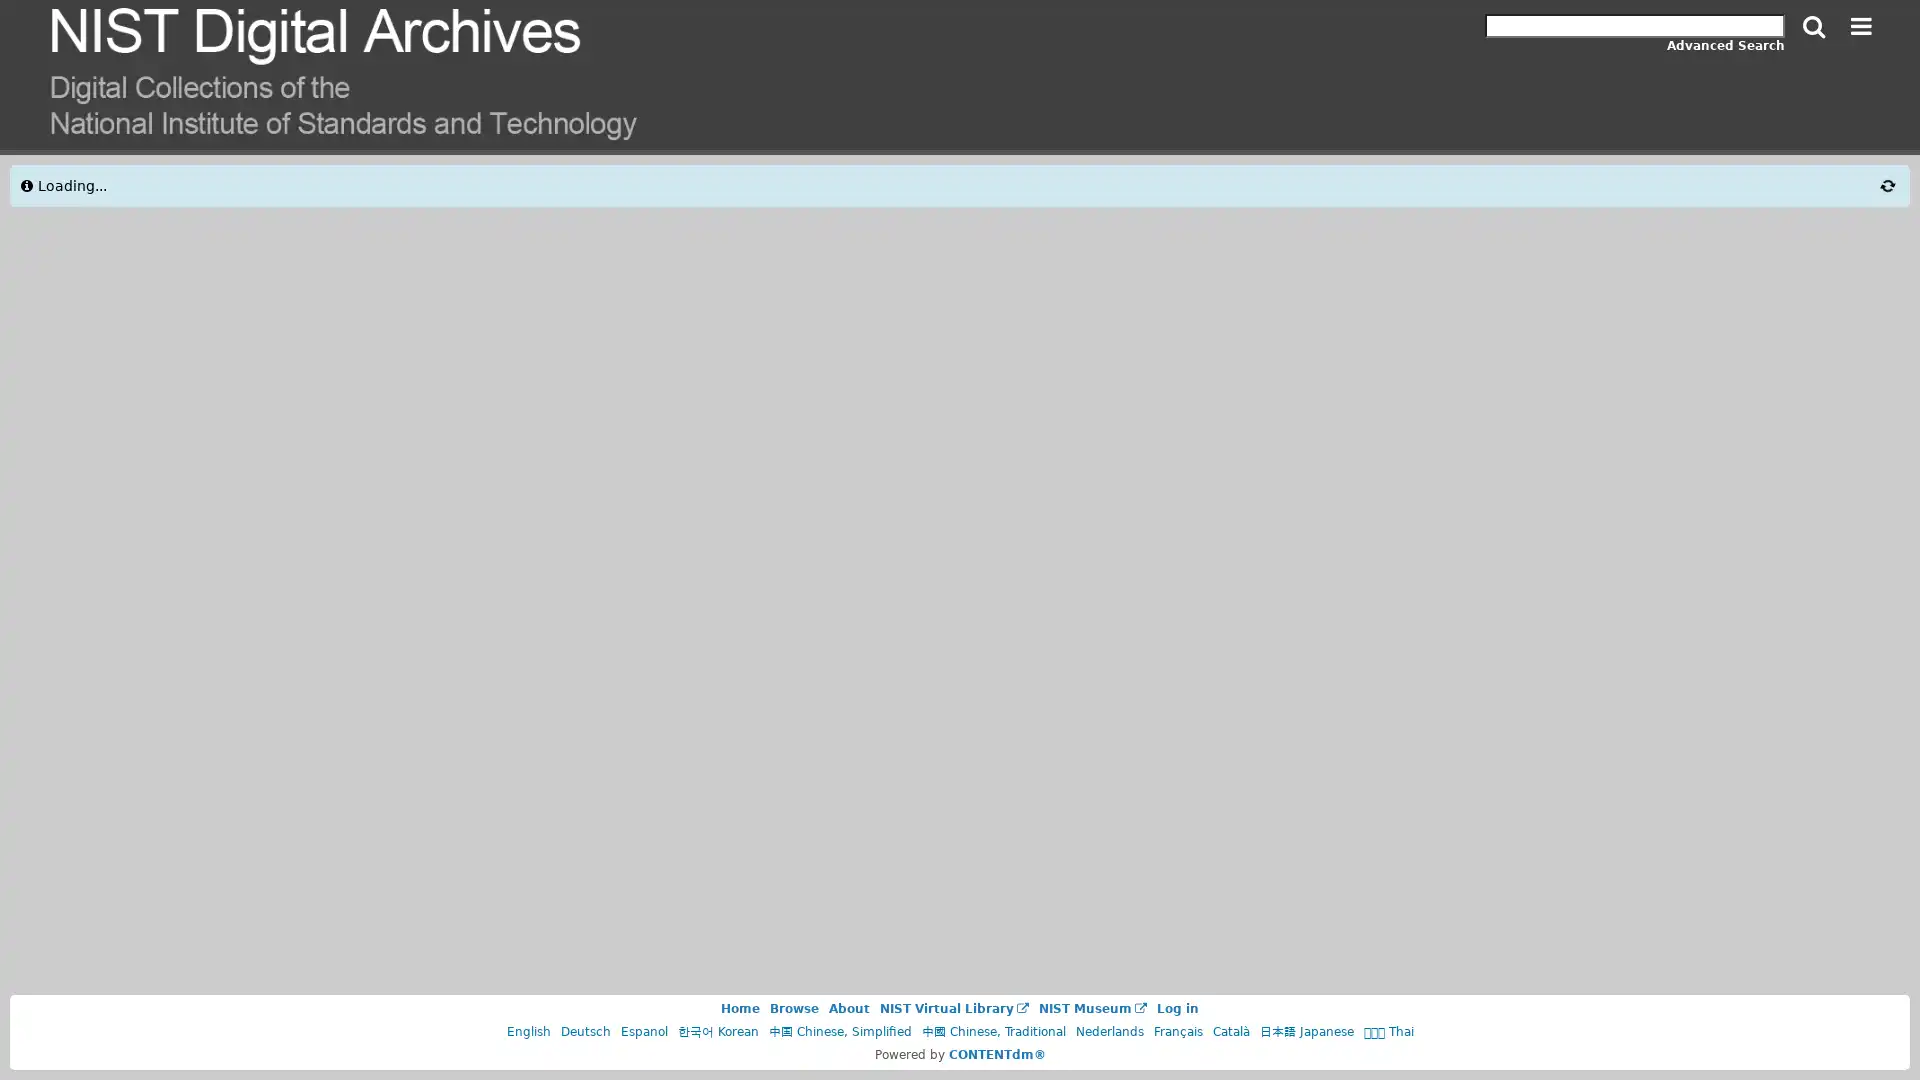 This screenshot has height=1080, width=1920. What do you see at coordinates (355, 454) in the screenshot?
I see `Update` at bounding box center [355, 454].